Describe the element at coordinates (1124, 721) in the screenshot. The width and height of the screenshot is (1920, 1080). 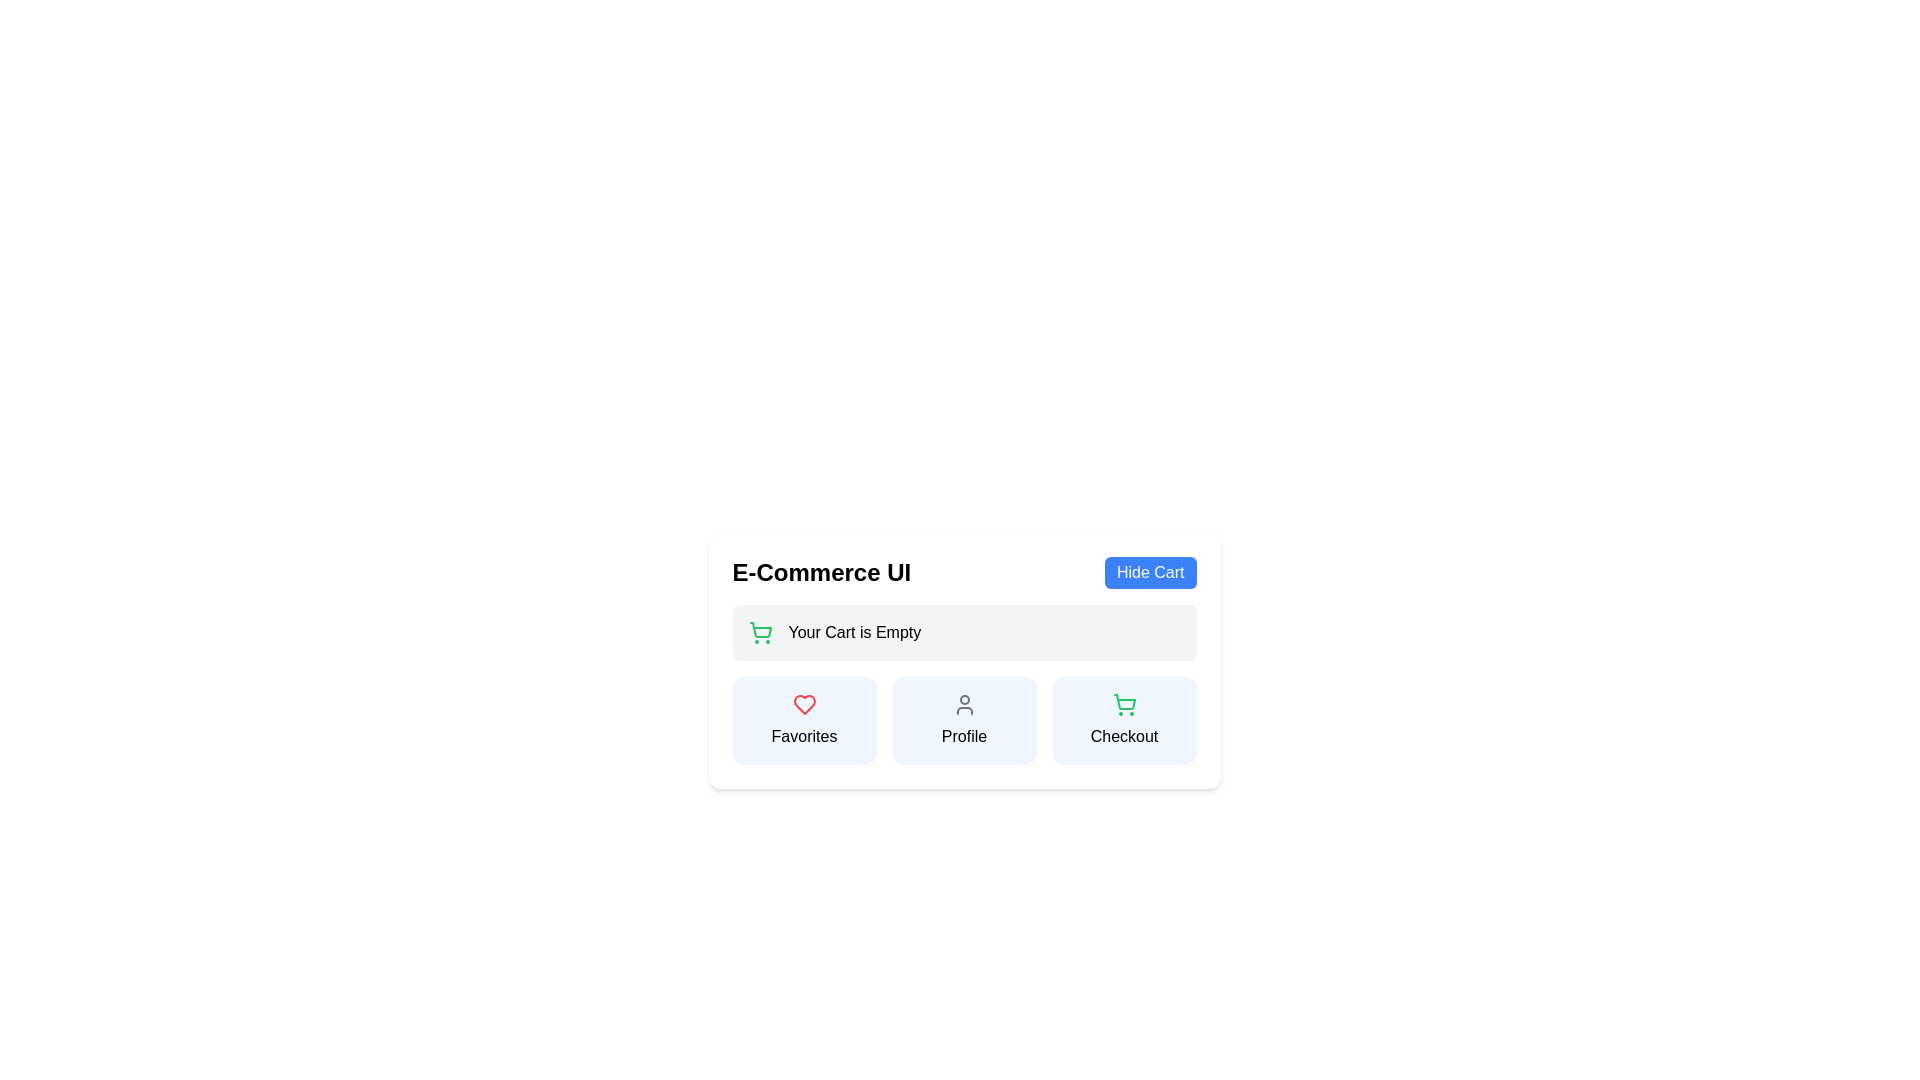
I see `the 'Checkout' button in the e-commerce interface` at that location.